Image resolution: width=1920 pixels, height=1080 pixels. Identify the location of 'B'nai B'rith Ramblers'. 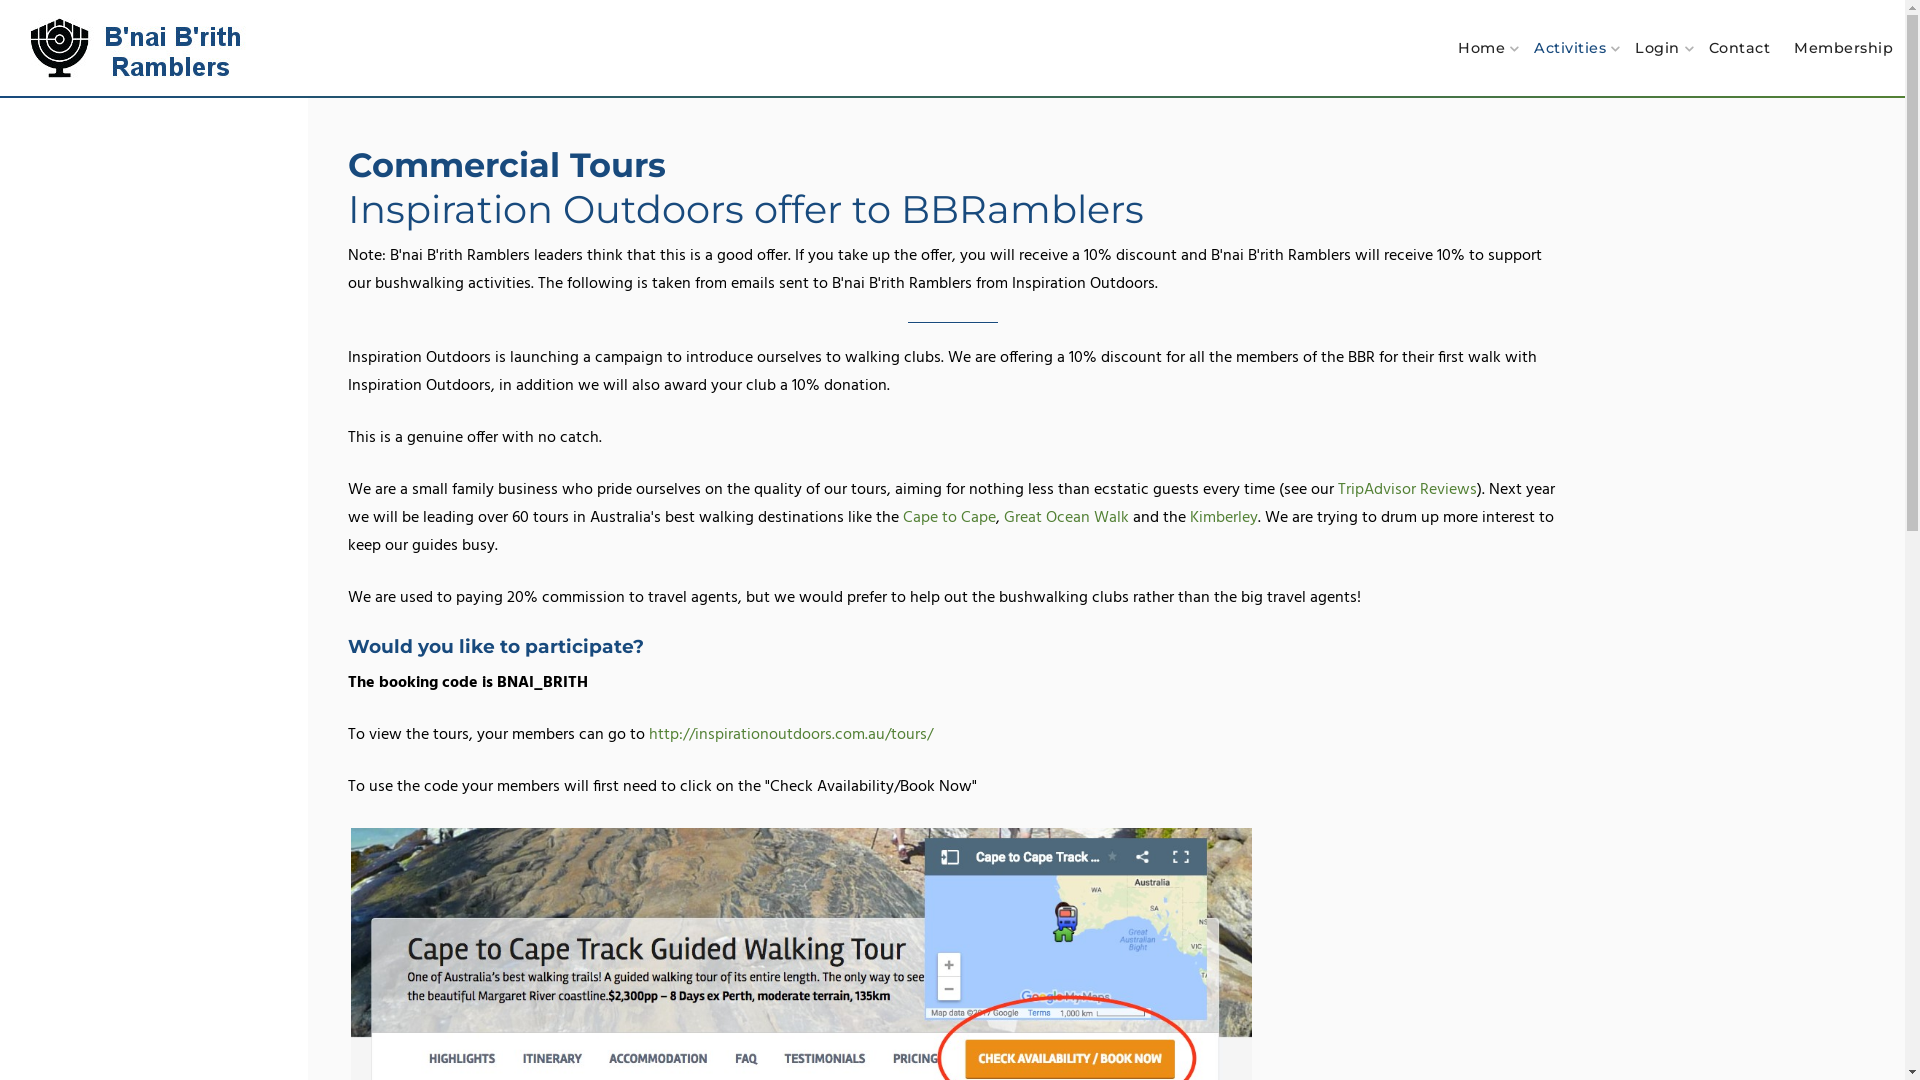
(141, 46).